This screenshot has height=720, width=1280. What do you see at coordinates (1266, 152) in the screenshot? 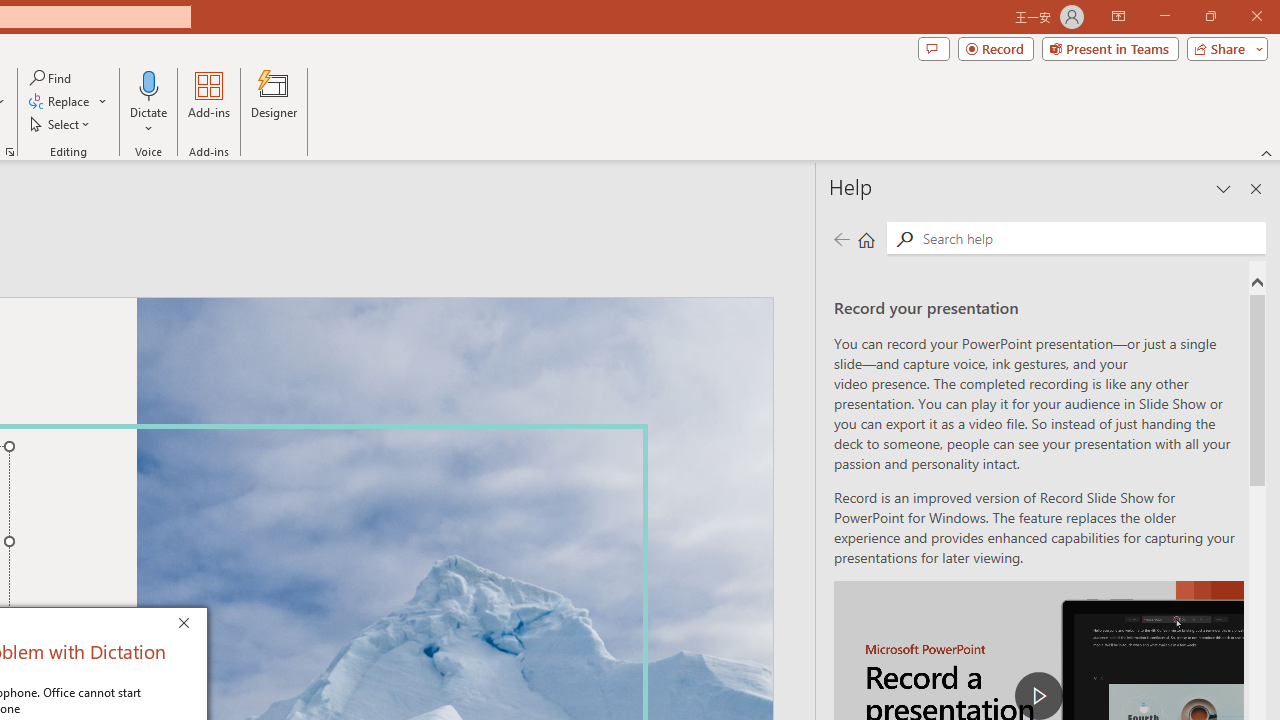
I see `'Collapse the Ribbon'` at bounding box center [1266, 152].